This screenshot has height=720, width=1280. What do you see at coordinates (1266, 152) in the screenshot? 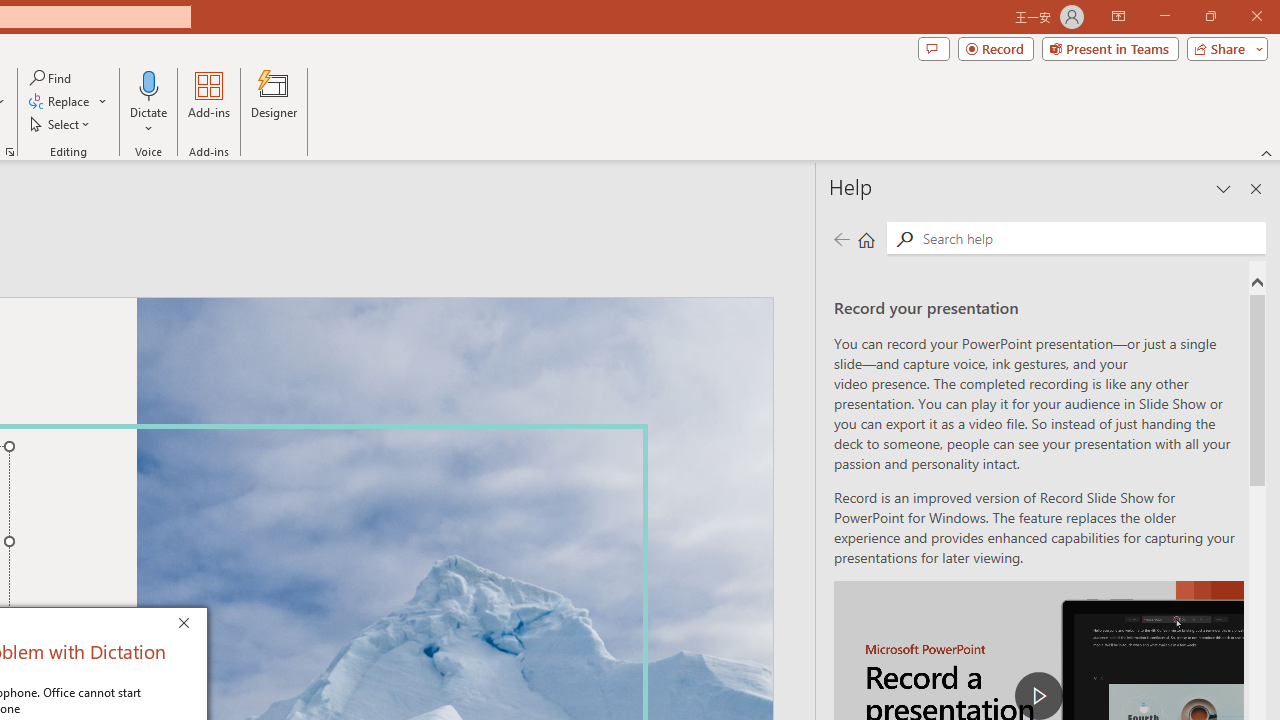
I see `'Collapse the Ribbon'` at bounding box center [1266, 152].